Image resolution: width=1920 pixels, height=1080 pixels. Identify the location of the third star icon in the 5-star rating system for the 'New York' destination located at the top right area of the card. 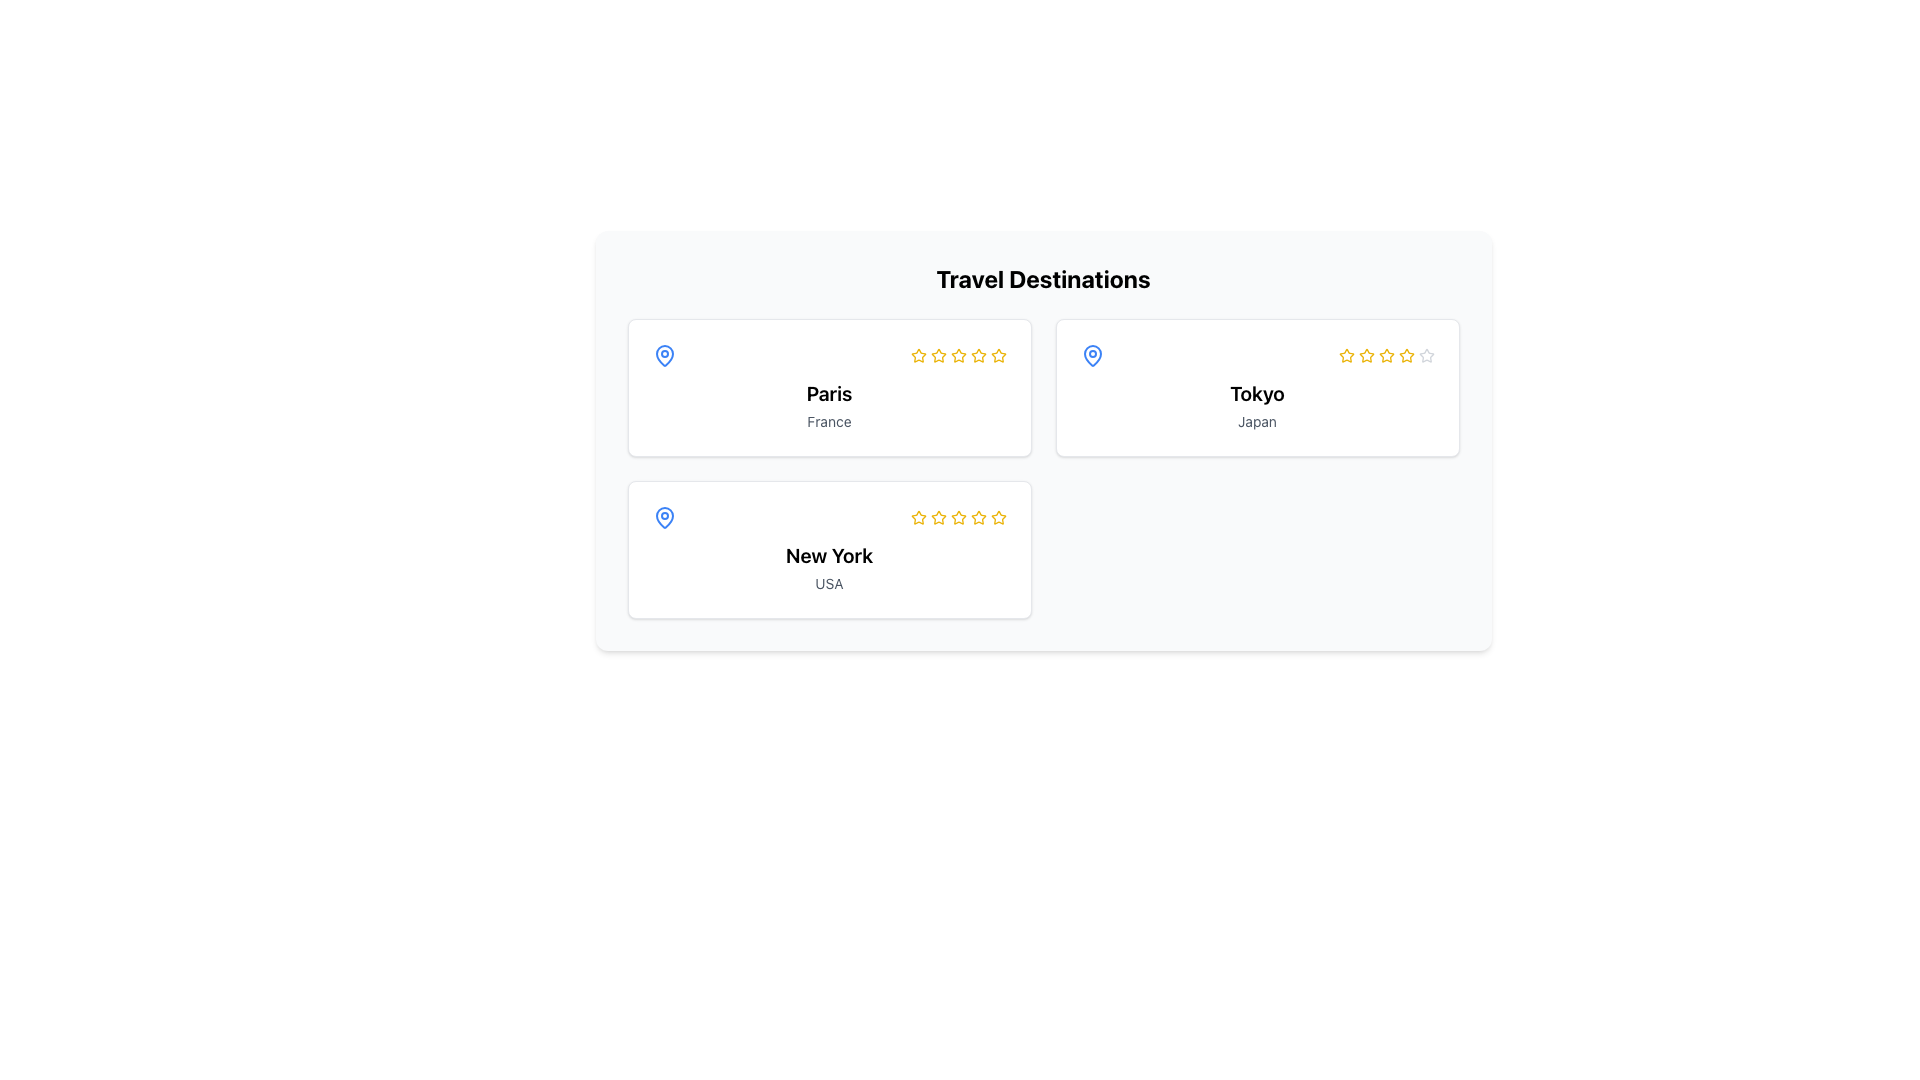
(998, 516).